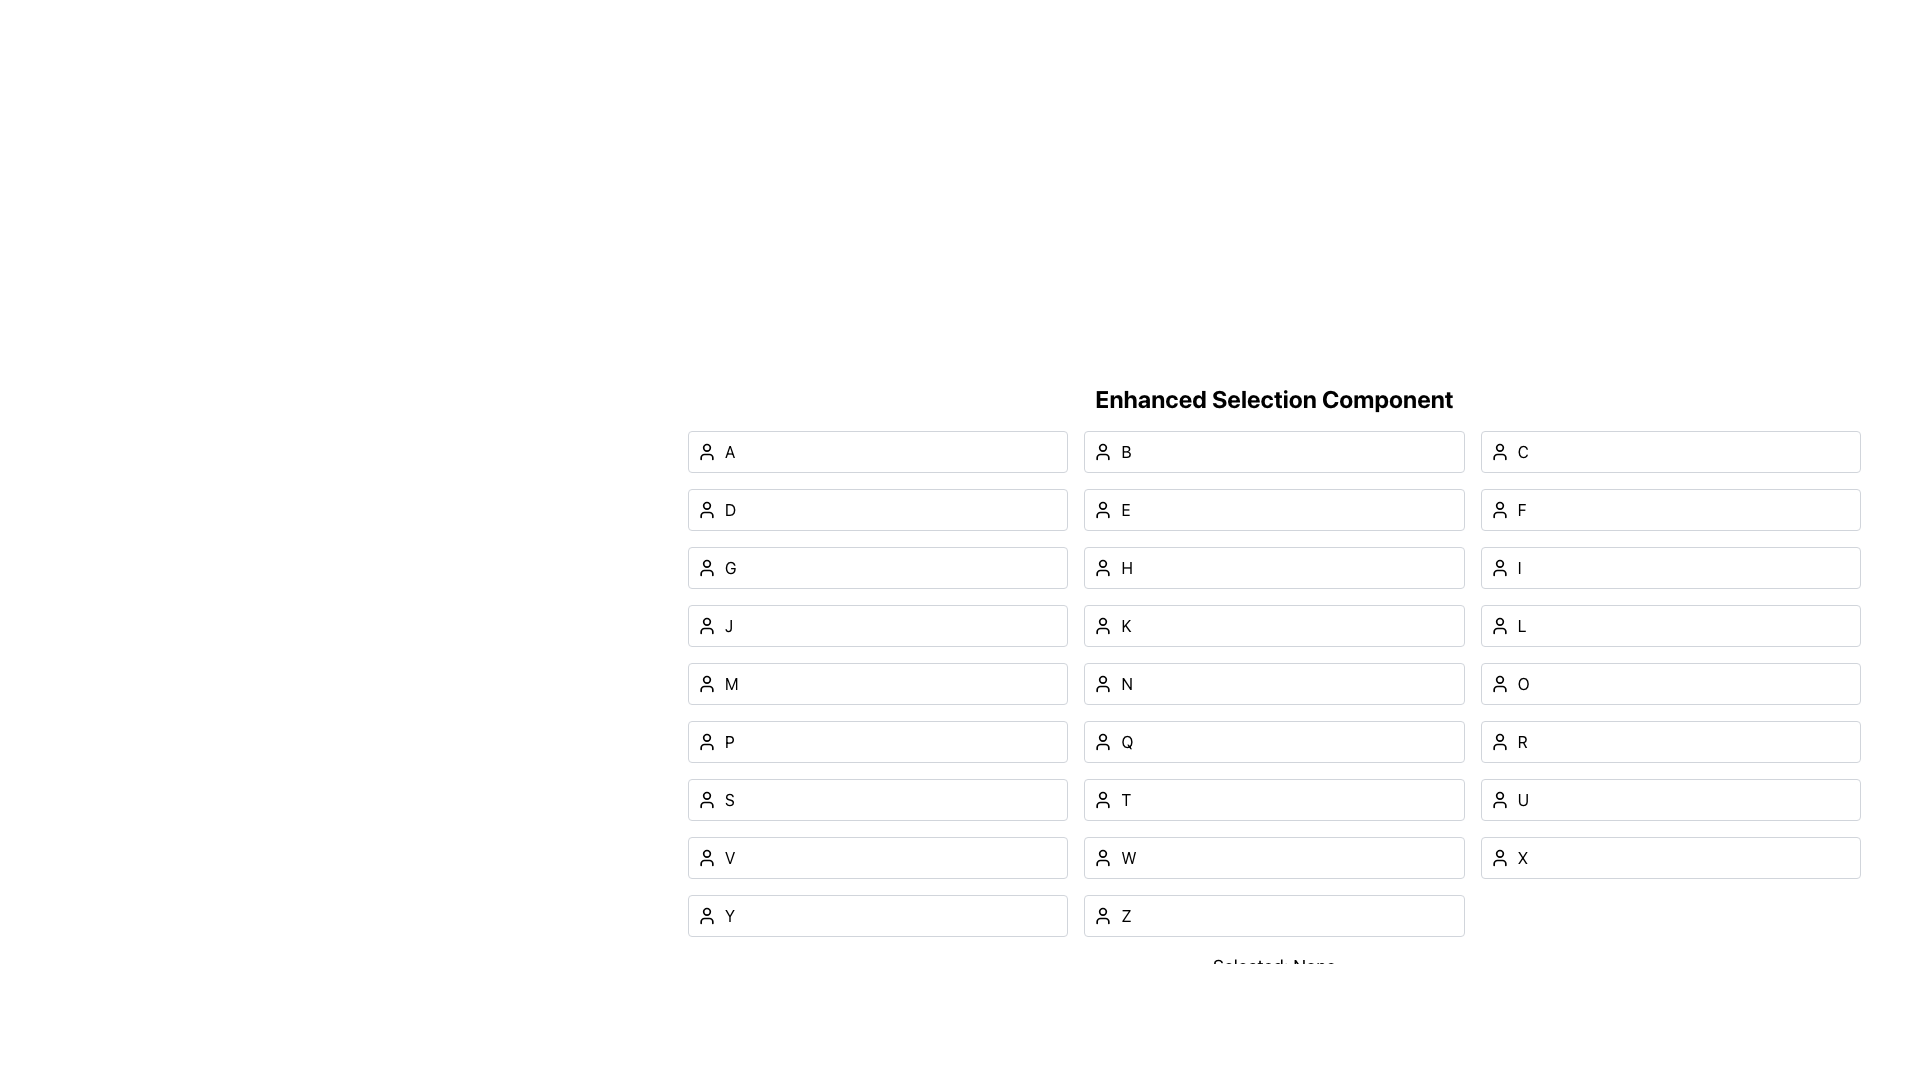 Image resolution: width=1920 pixels, height=1080 pixels. Describe the element at coordinates (1102, 451) in the screenshot. I see `the user profile silhouette icon located inside the button labeled 'B'` at that location.